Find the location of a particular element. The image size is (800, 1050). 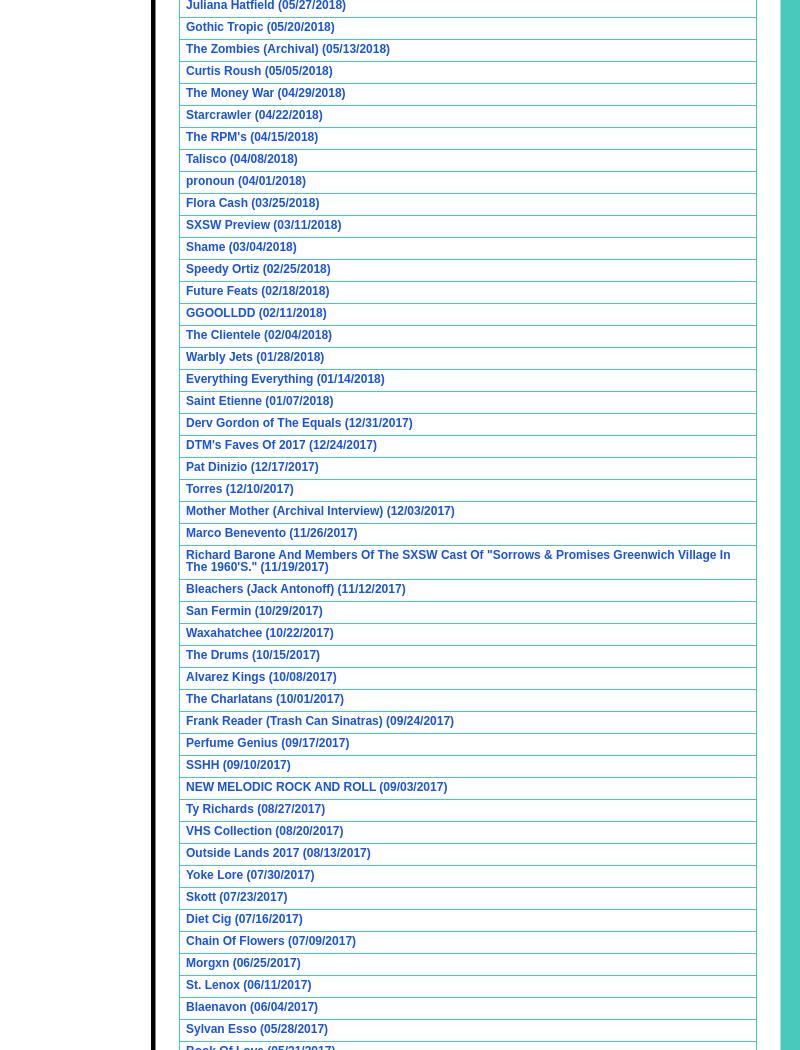

'Gothic Tropic  (05/20/2018)' is located at coordinates (259, 26).